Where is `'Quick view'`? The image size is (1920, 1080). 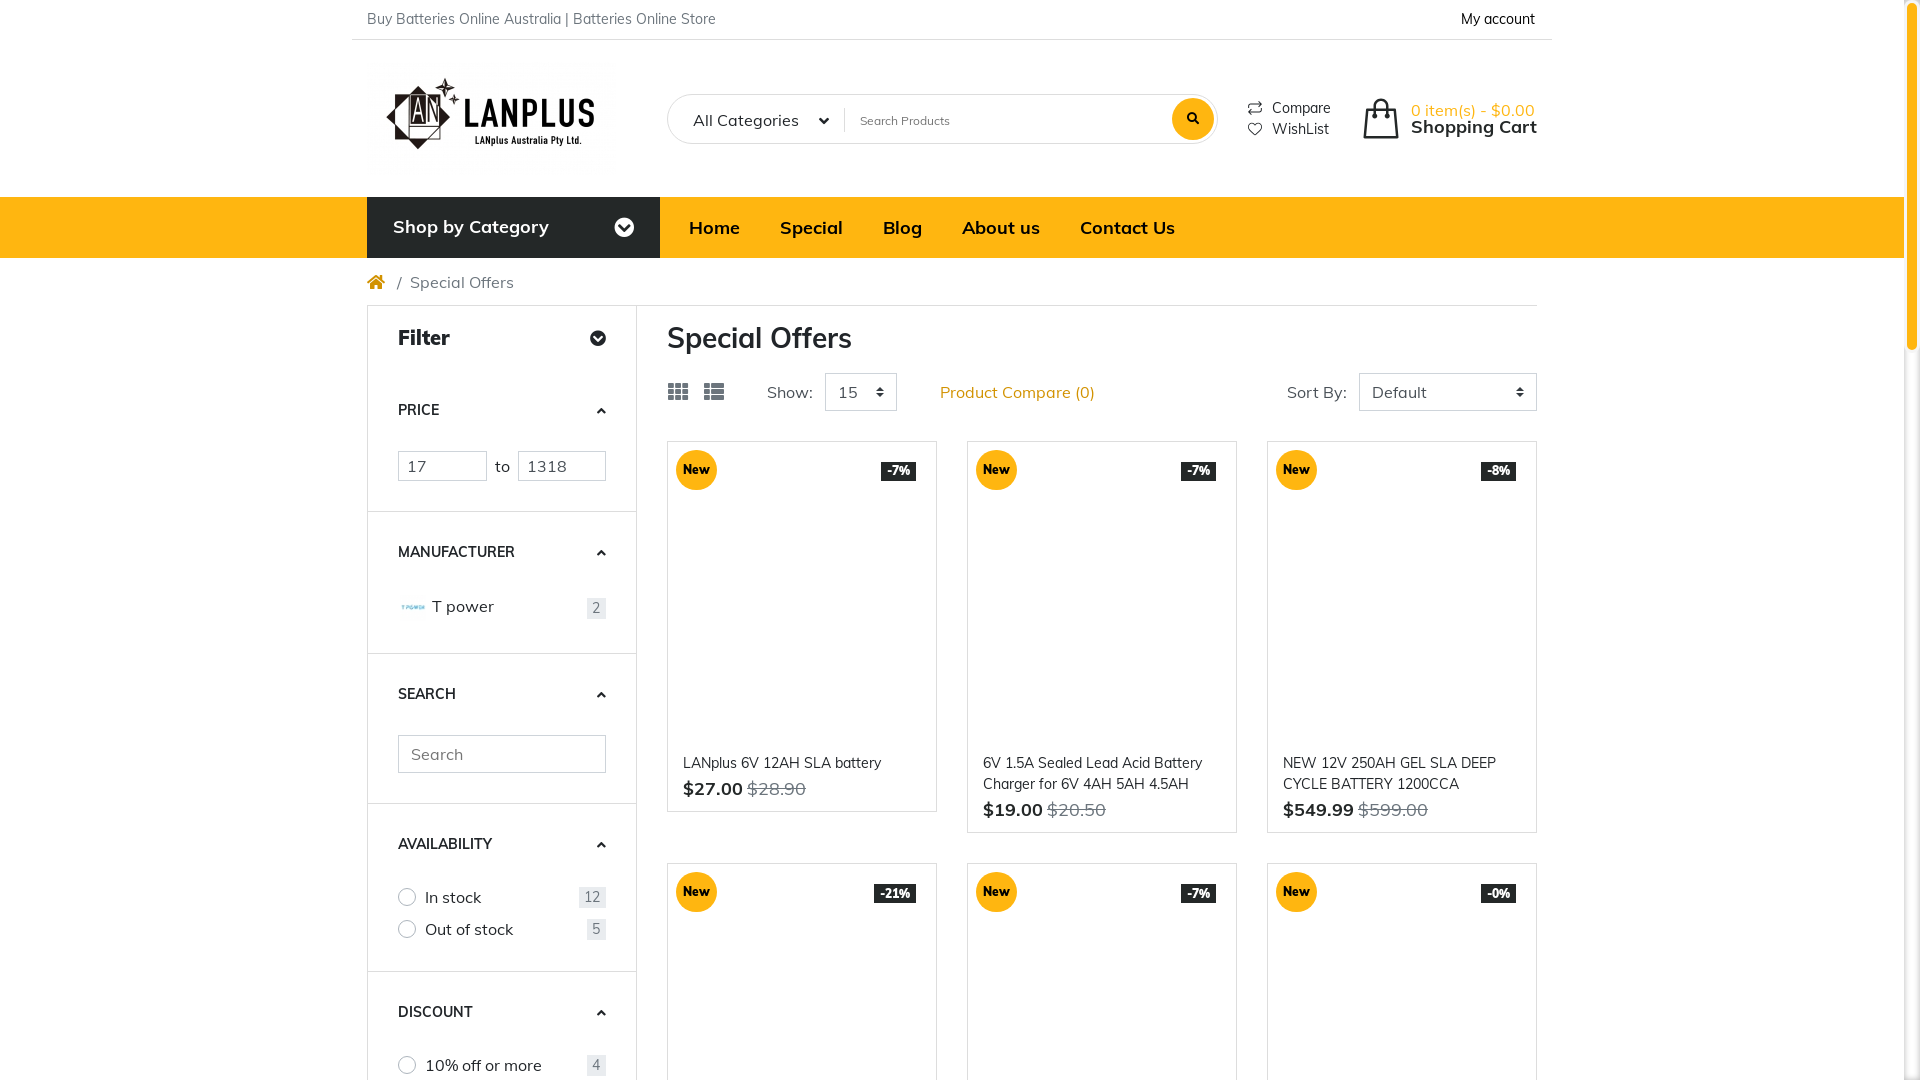
'Quick view' is located at coordinates (1123, 422).